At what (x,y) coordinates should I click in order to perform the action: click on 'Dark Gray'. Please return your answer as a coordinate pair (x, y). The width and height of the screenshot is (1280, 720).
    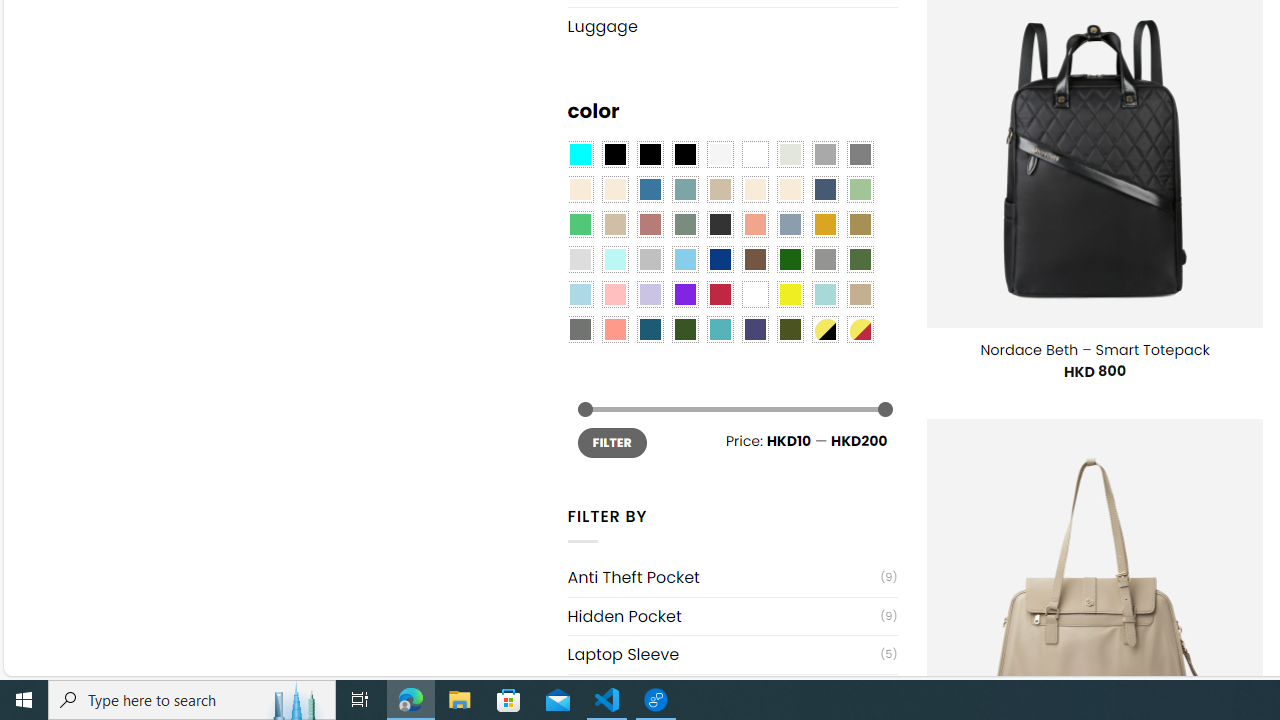
    Looking at the image, I should click on (824, 153).